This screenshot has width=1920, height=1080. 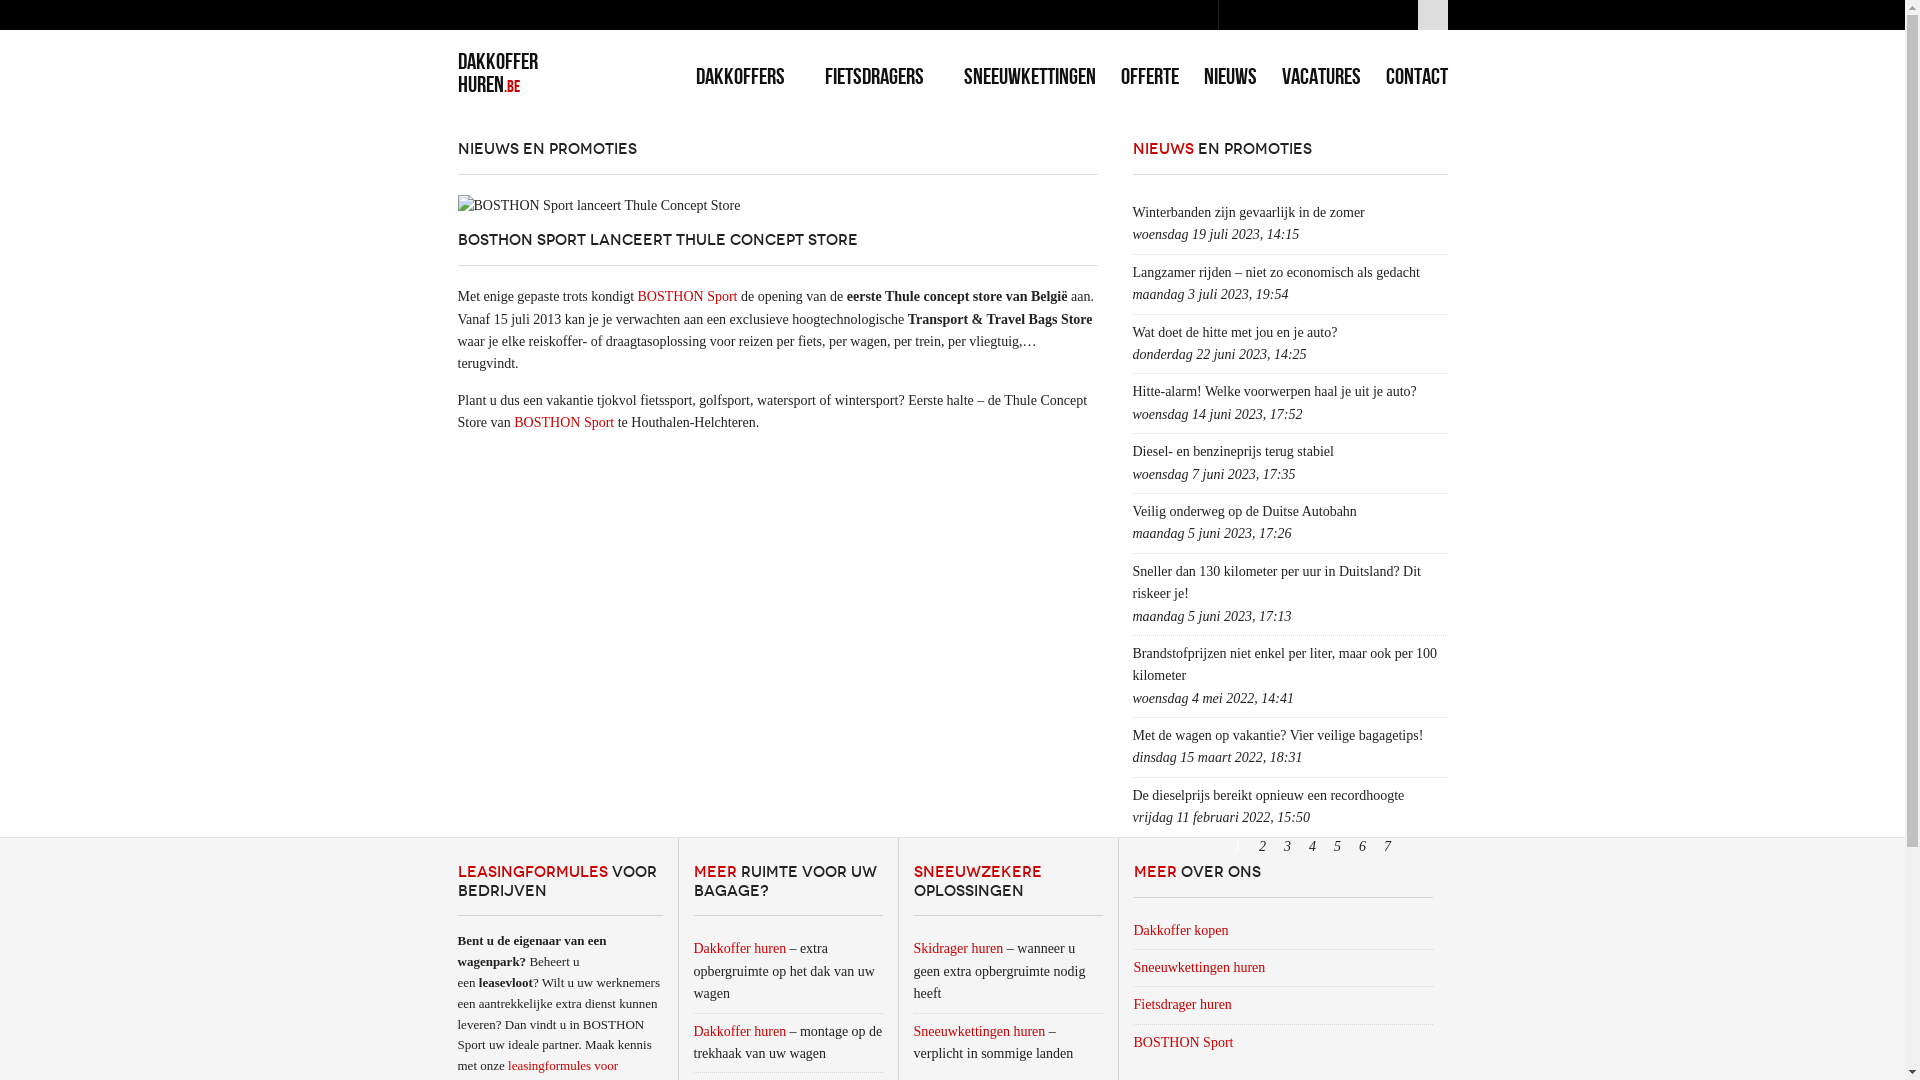 What do you see at coordinates (1217, 15) in the screenshot?
I see `'Geef de woorden op waarnaar u wilt zoeken.'` at bounding box center [1217, 15].